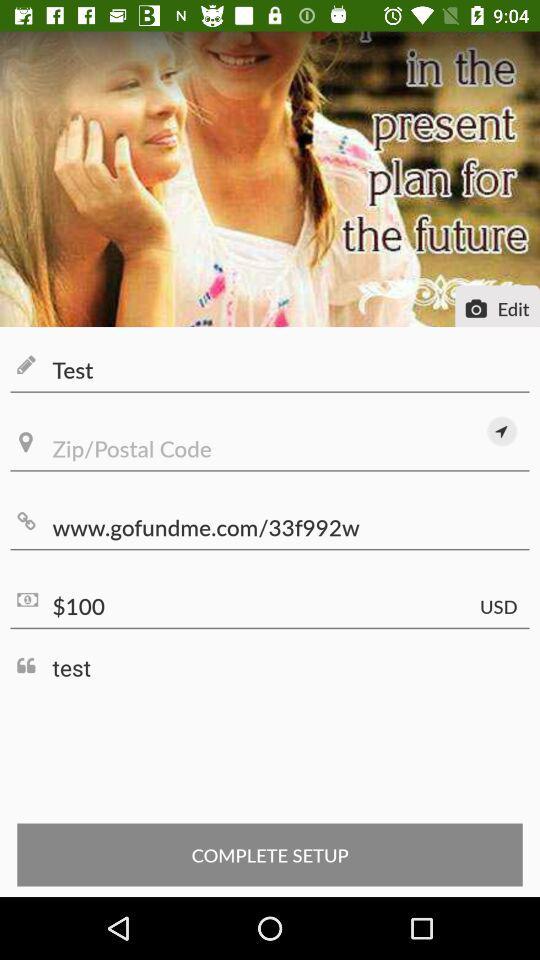 This screenshot has width=540, height=960. Describe the element at coordinates (501, 431) in the screenshot. I see `item below the test` at that location.